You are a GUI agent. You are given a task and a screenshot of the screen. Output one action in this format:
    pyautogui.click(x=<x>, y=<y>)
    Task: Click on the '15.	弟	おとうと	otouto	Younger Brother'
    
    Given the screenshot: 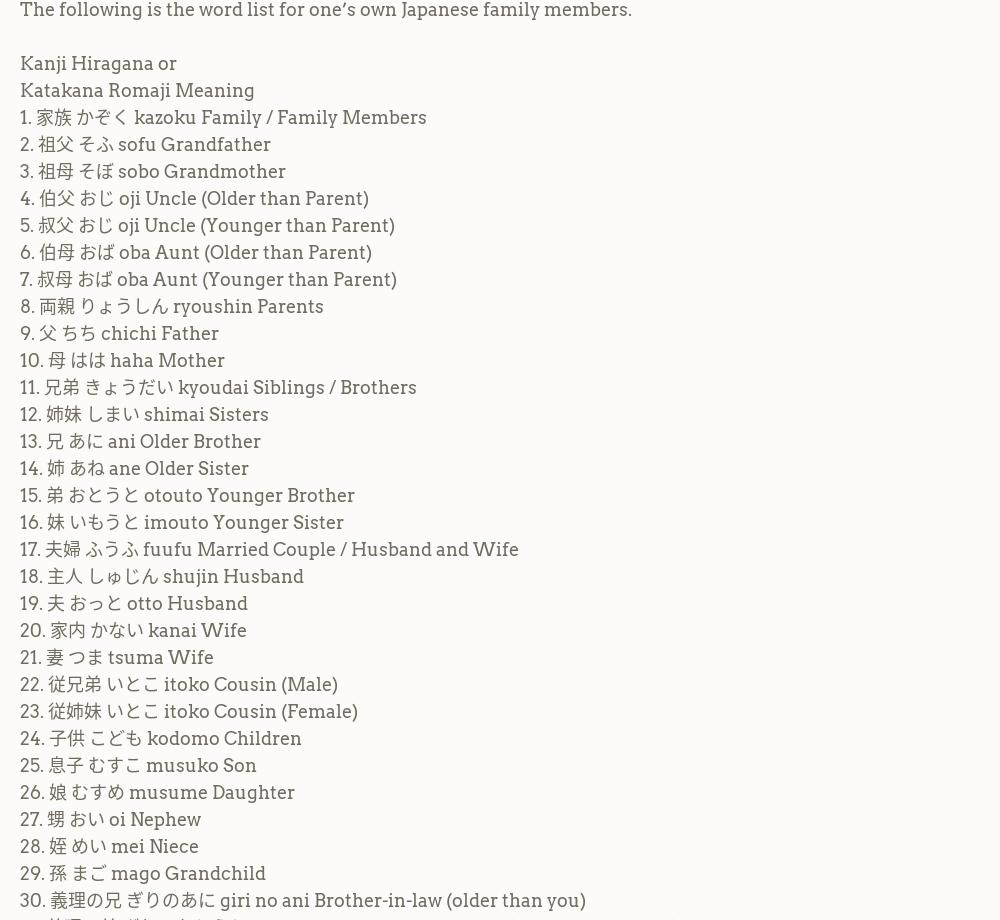 What is the action you would take?
    pyautogui.click(x=187, y=494)
    